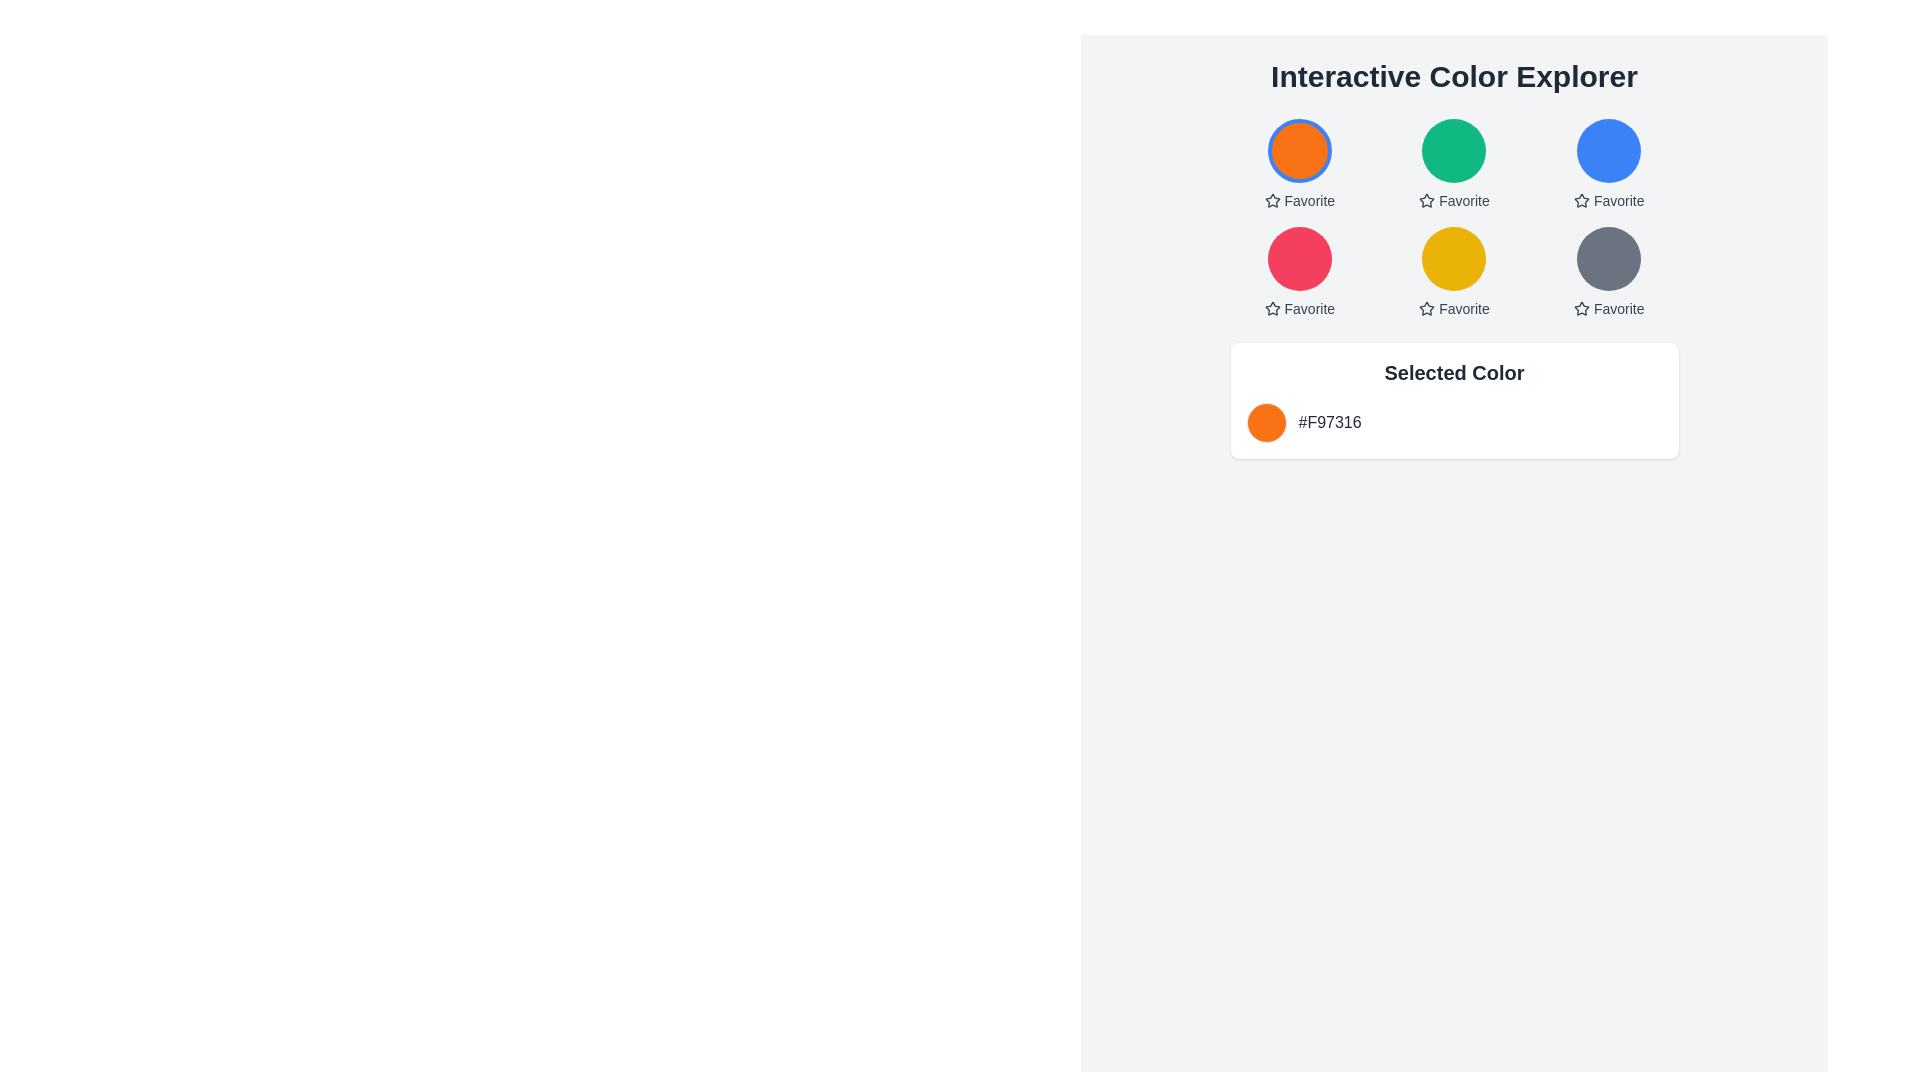 The height and width of the screenshot is (1080, 1920). Describe the element at coordinates (1619, 308) in the screenshot. I see `the 'Favorite' text label positioned below the 'Interactive Color Explorer' title, which indicates marking something as a favorite` at that location.